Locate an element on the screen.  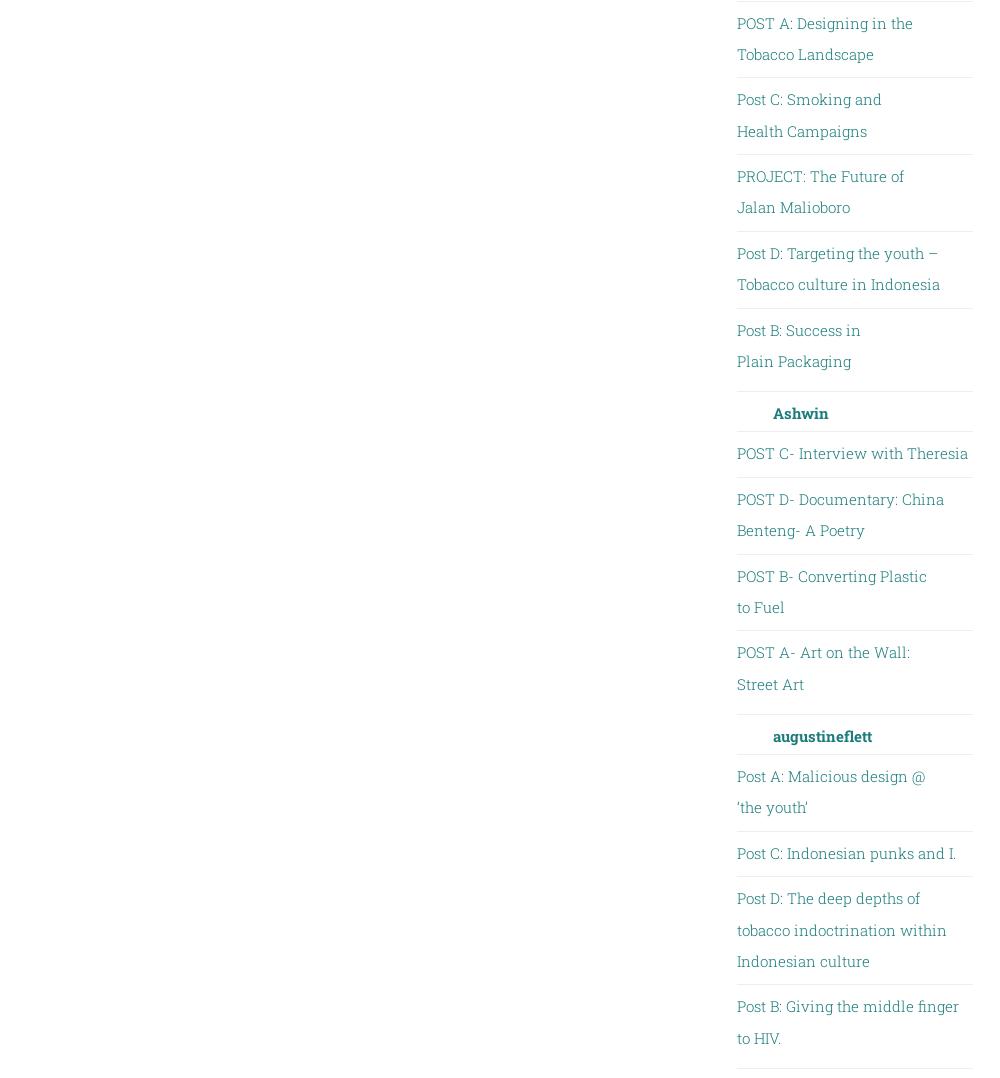
'augustineflett' is located at coordinates (820, 735).